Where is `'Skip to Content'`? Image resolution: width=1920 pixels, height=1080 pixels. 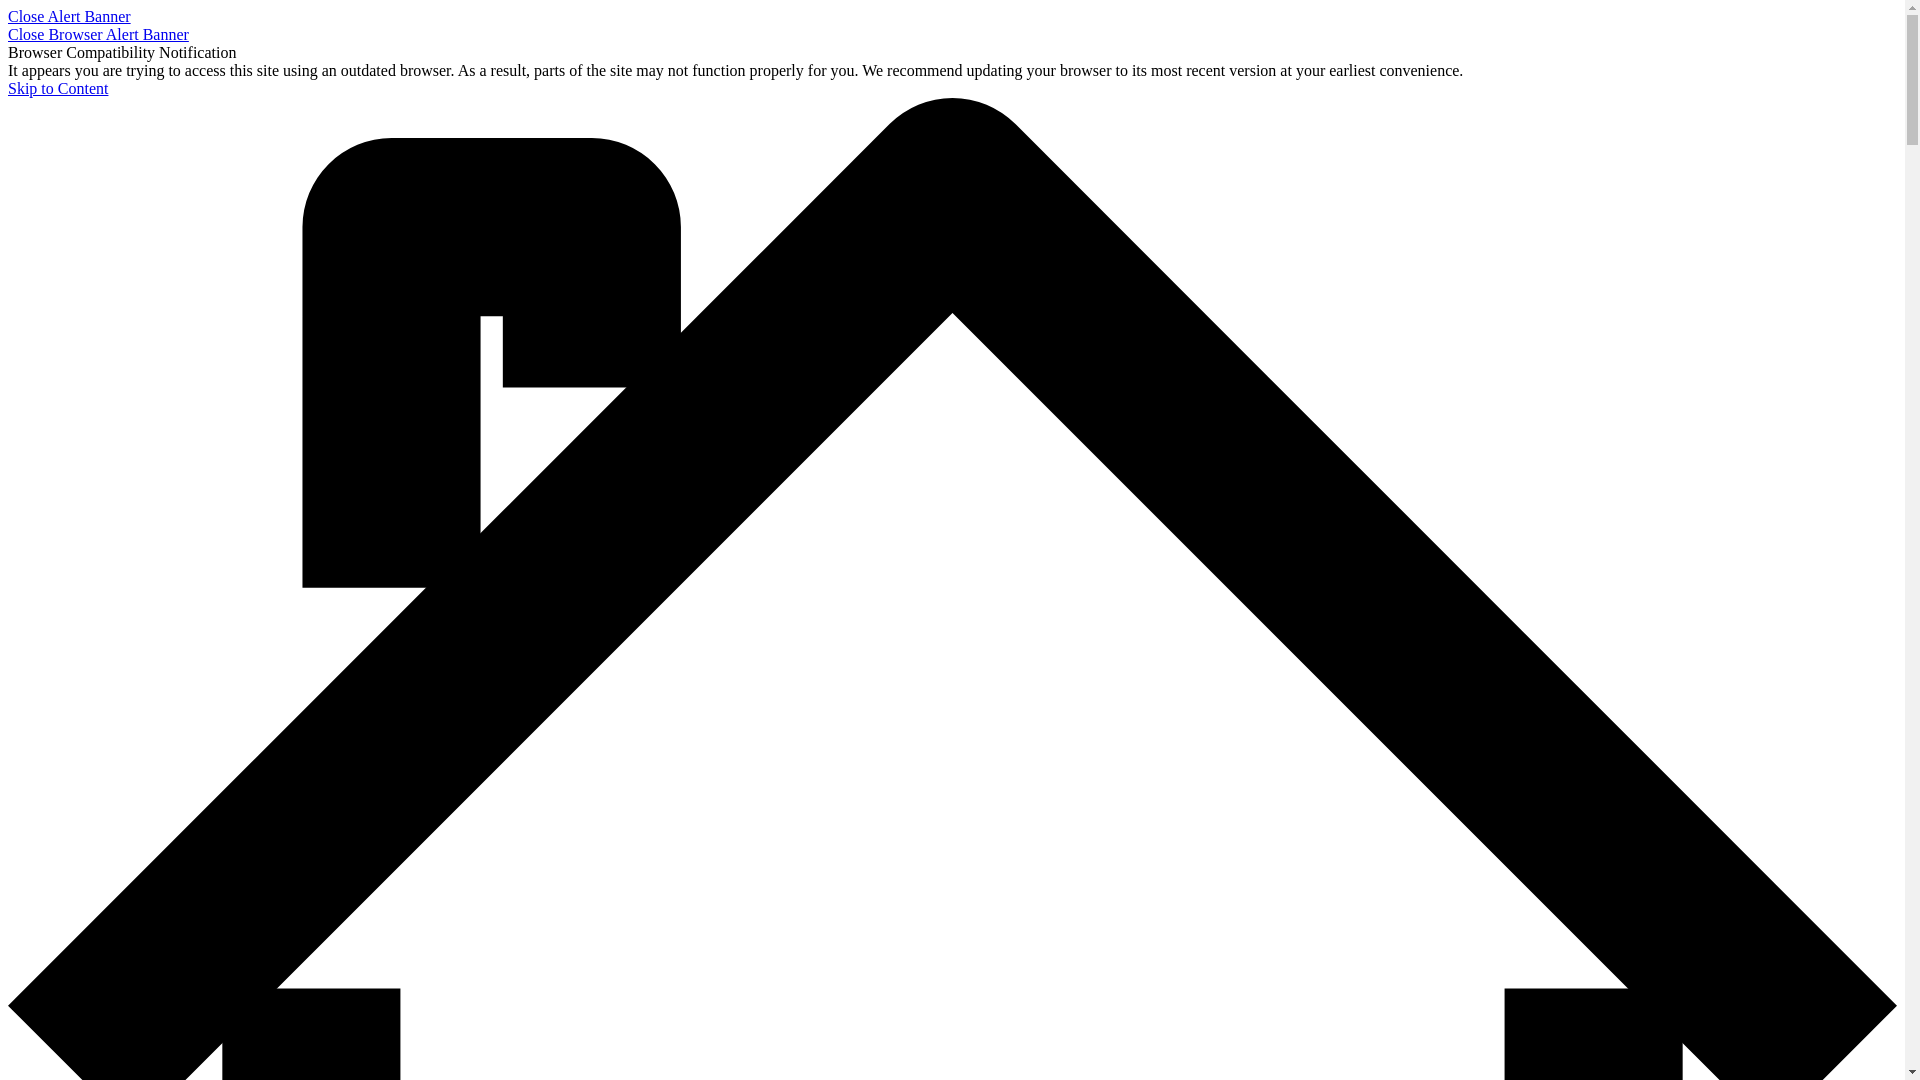
'Skip to Content' is located at coordinates (57, 87).